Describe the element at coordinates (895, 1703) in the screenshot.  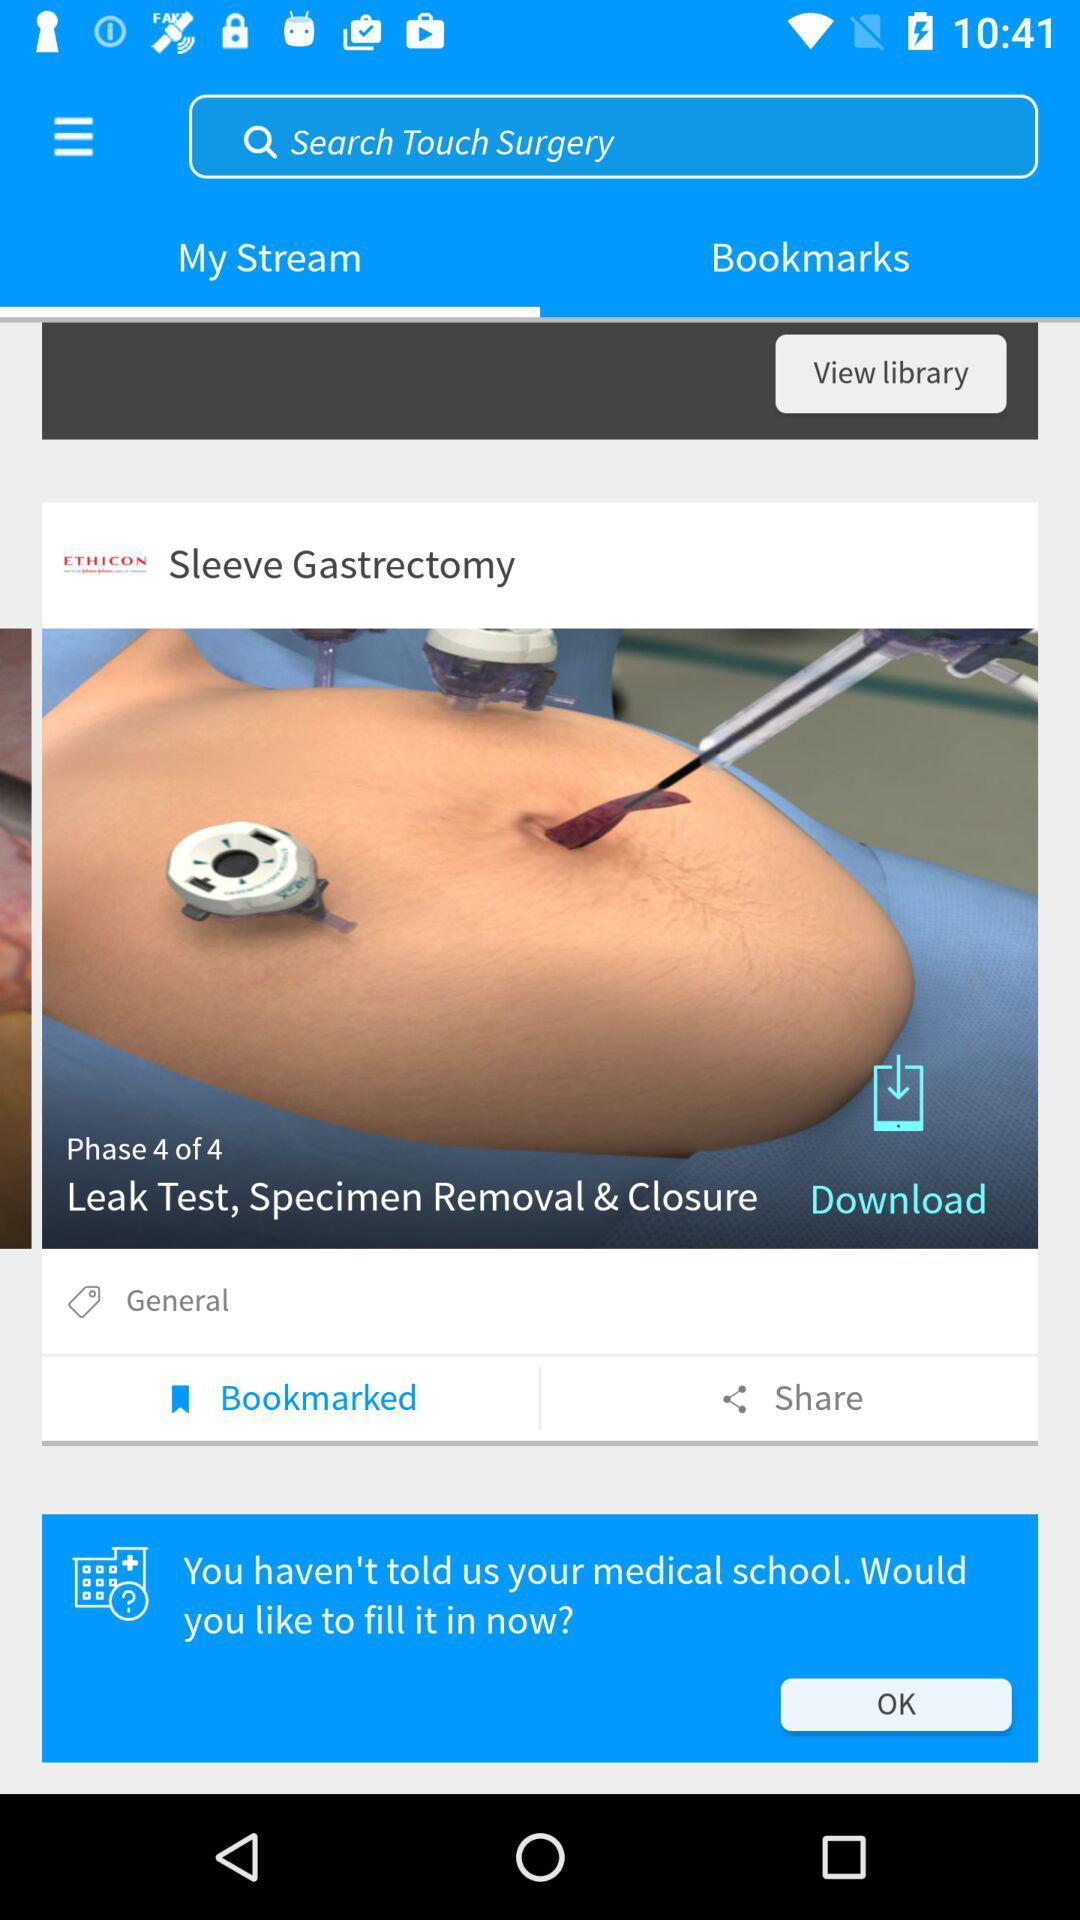
I see `the ok icon` at that location.